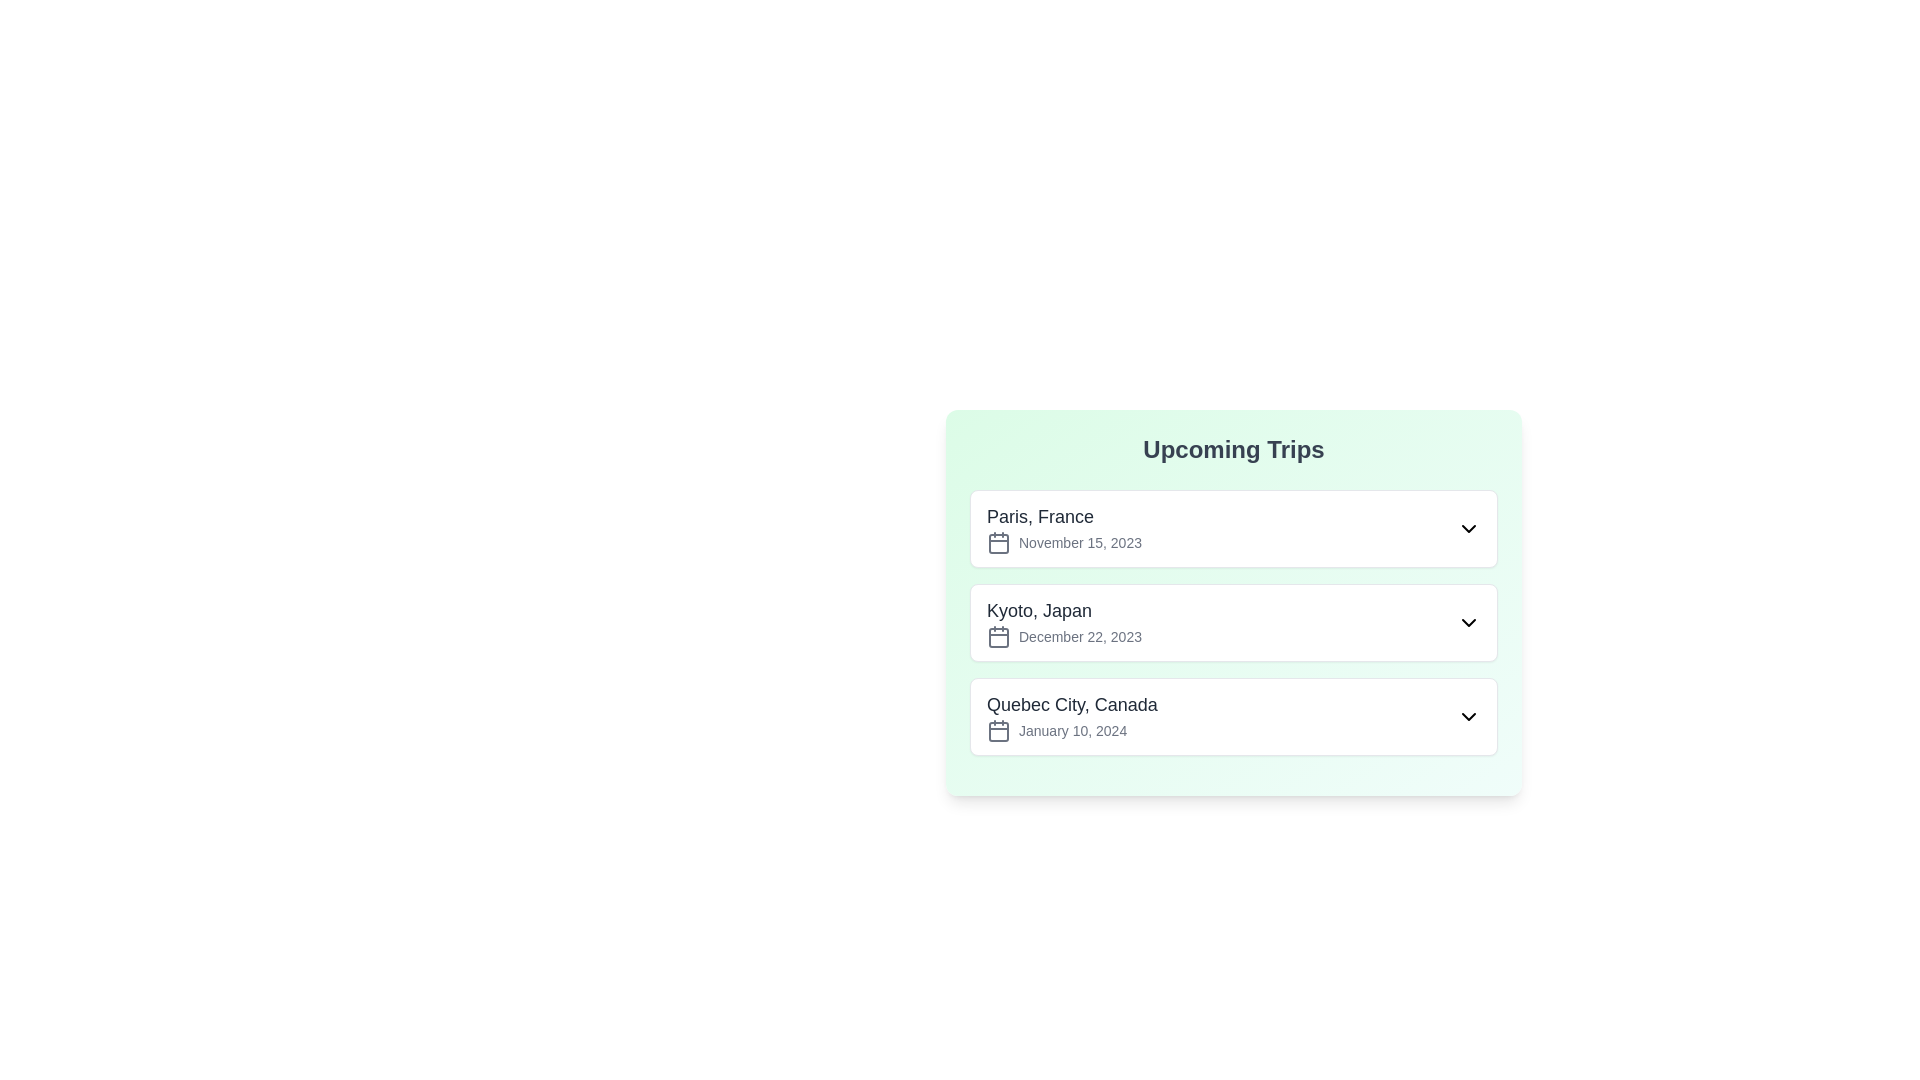 This screenshot has width=1920, height=1080. Describe the element at coordinates (1468, 716) in the screenshot. I see `the chevron icon located at the rightmost position of the Quebec City entry in the 'Upcoming Trips' list` at that location.